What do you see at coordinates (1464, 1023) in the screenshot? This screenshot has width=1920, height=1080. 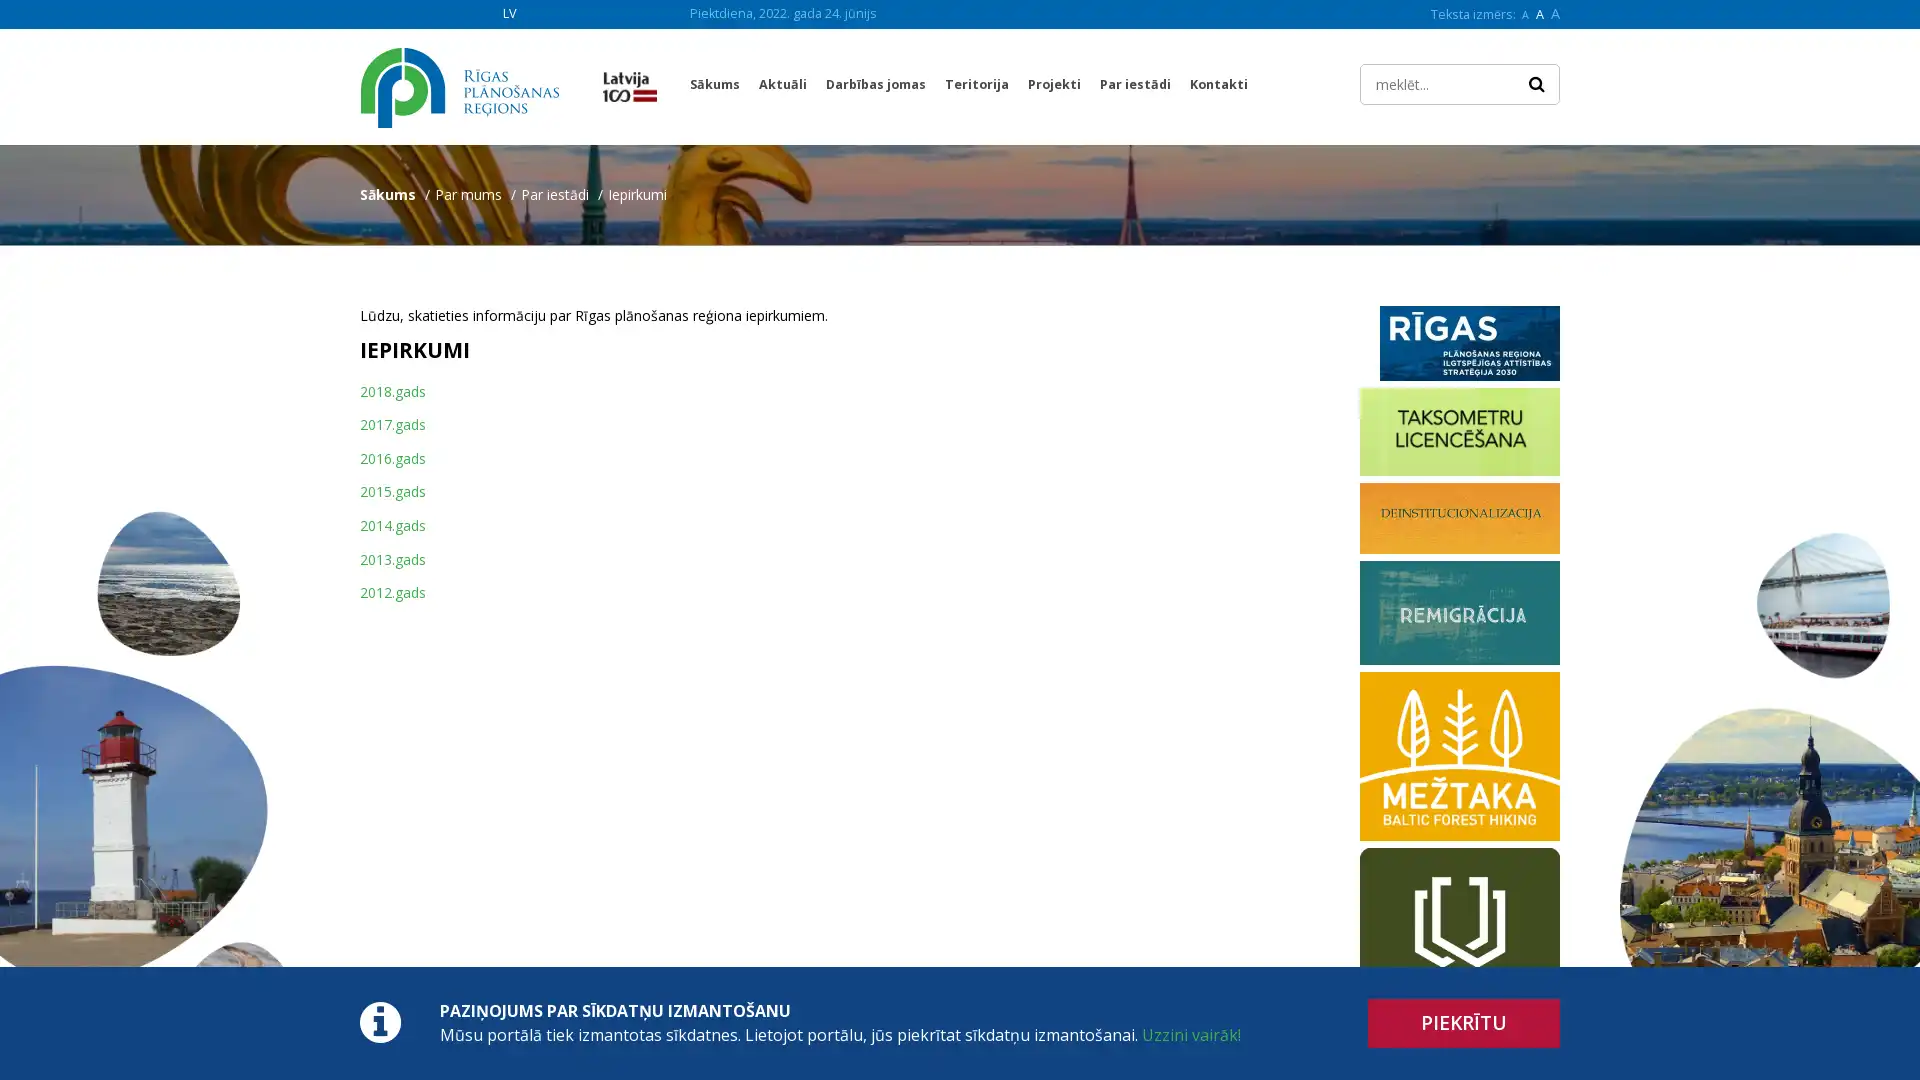 I see `PIEKRITU` at bounding box center [1464, 1023].